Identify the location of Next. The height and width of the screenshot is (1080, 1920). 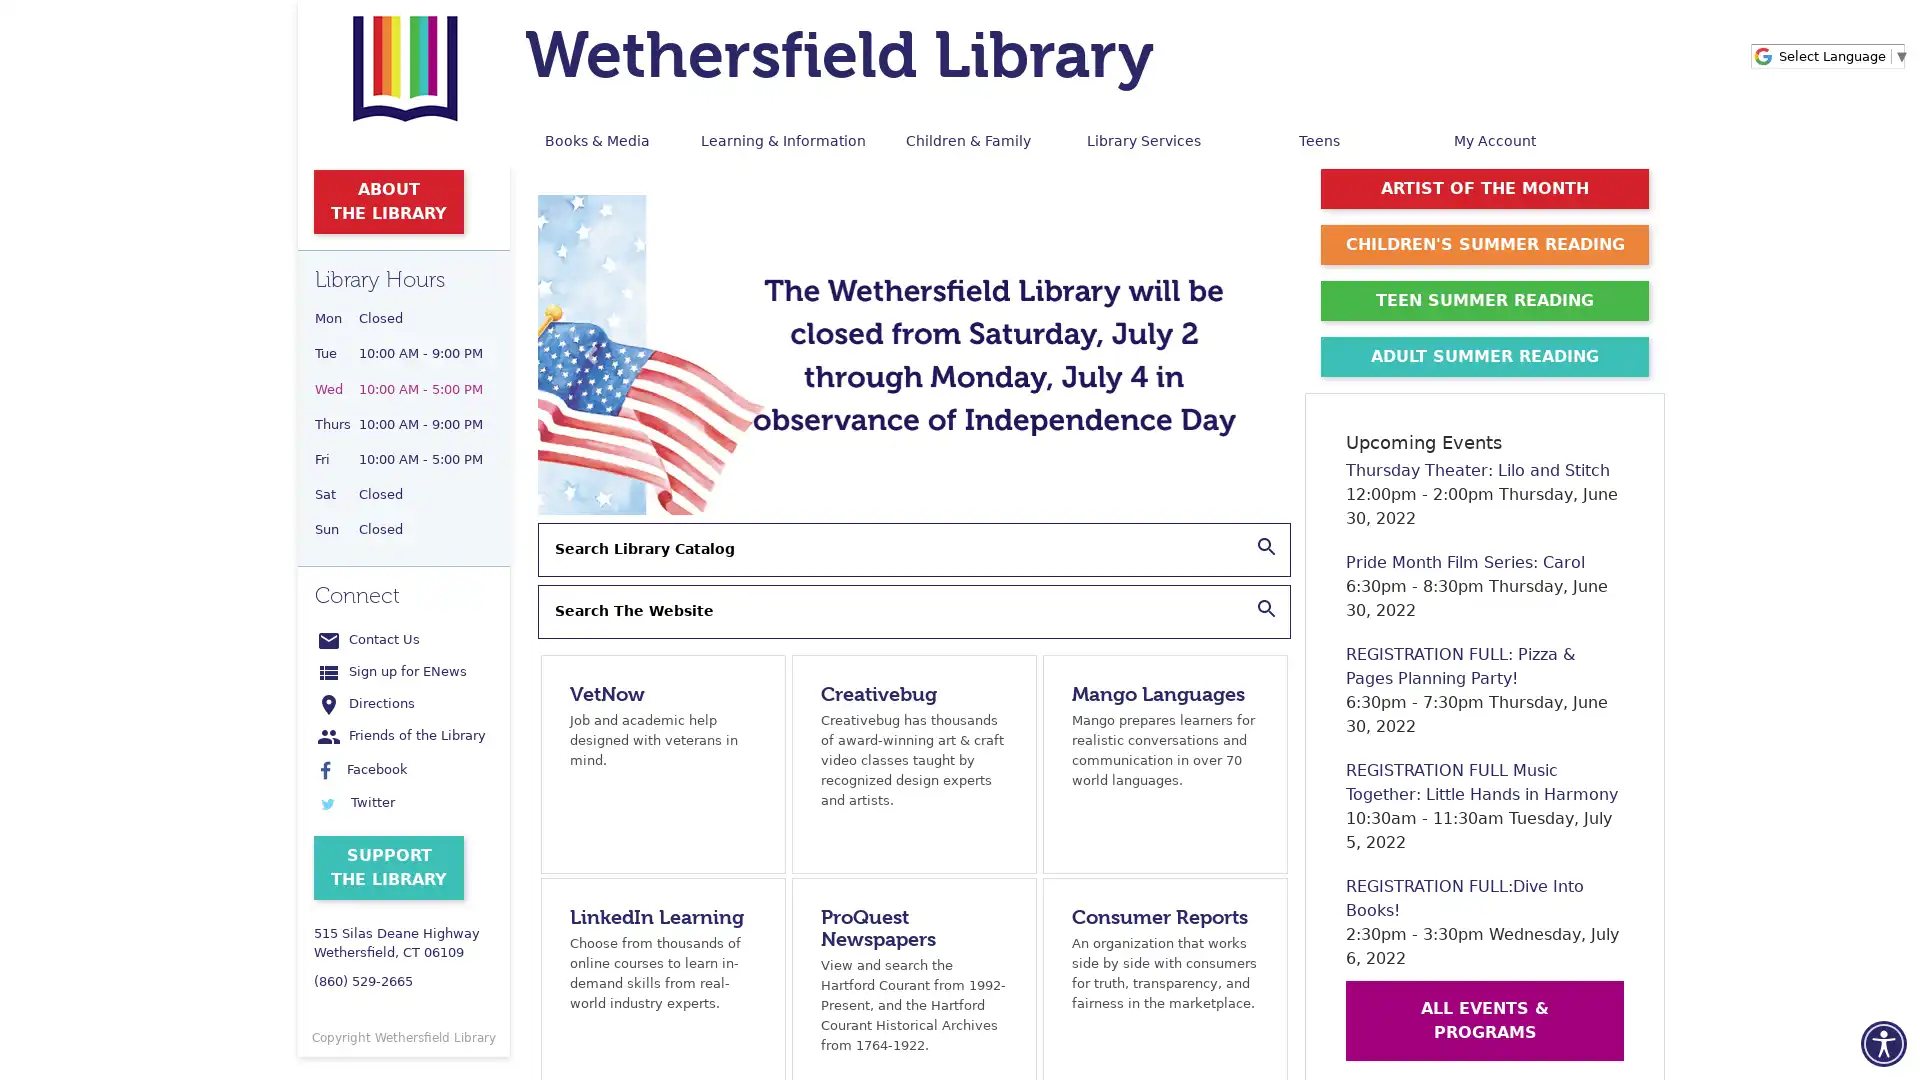
(1233, 353).